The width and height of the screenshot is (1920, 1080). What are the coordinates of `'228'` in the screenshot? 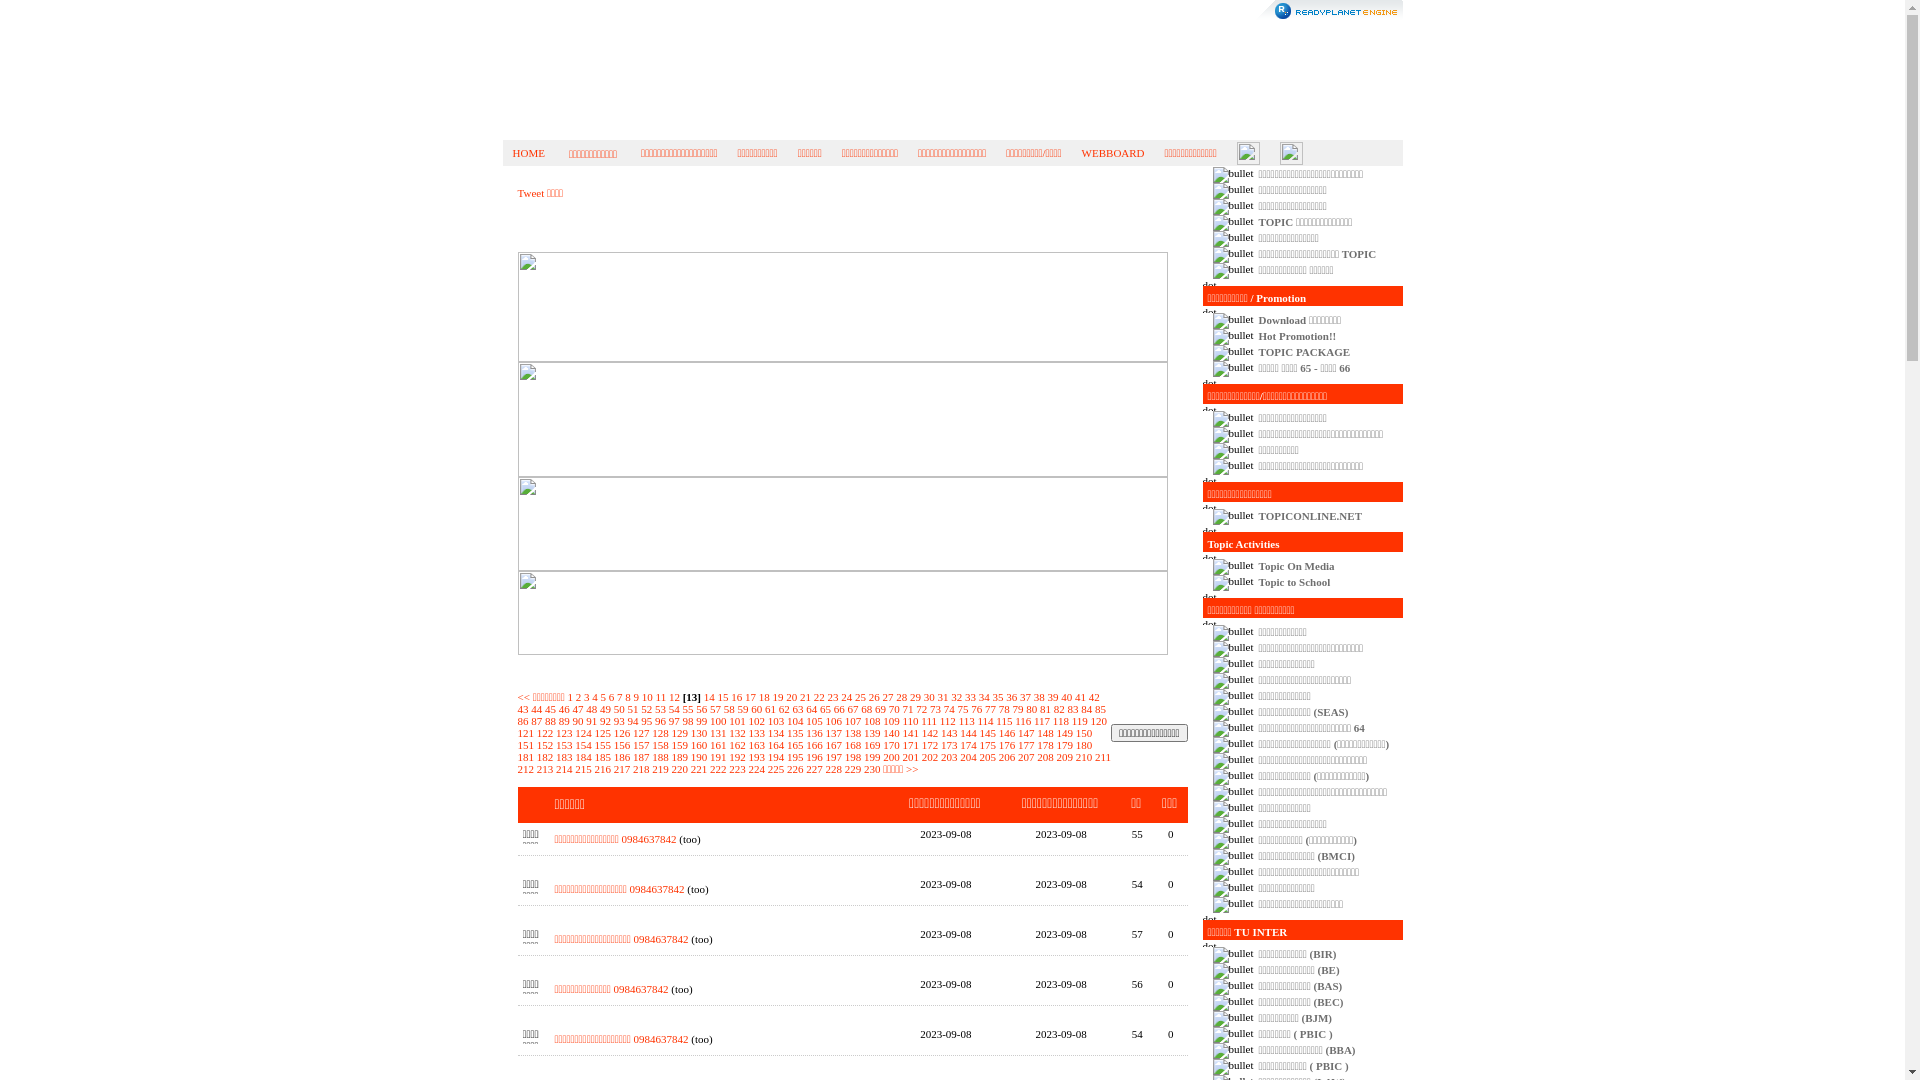 It's located at (834, 767).